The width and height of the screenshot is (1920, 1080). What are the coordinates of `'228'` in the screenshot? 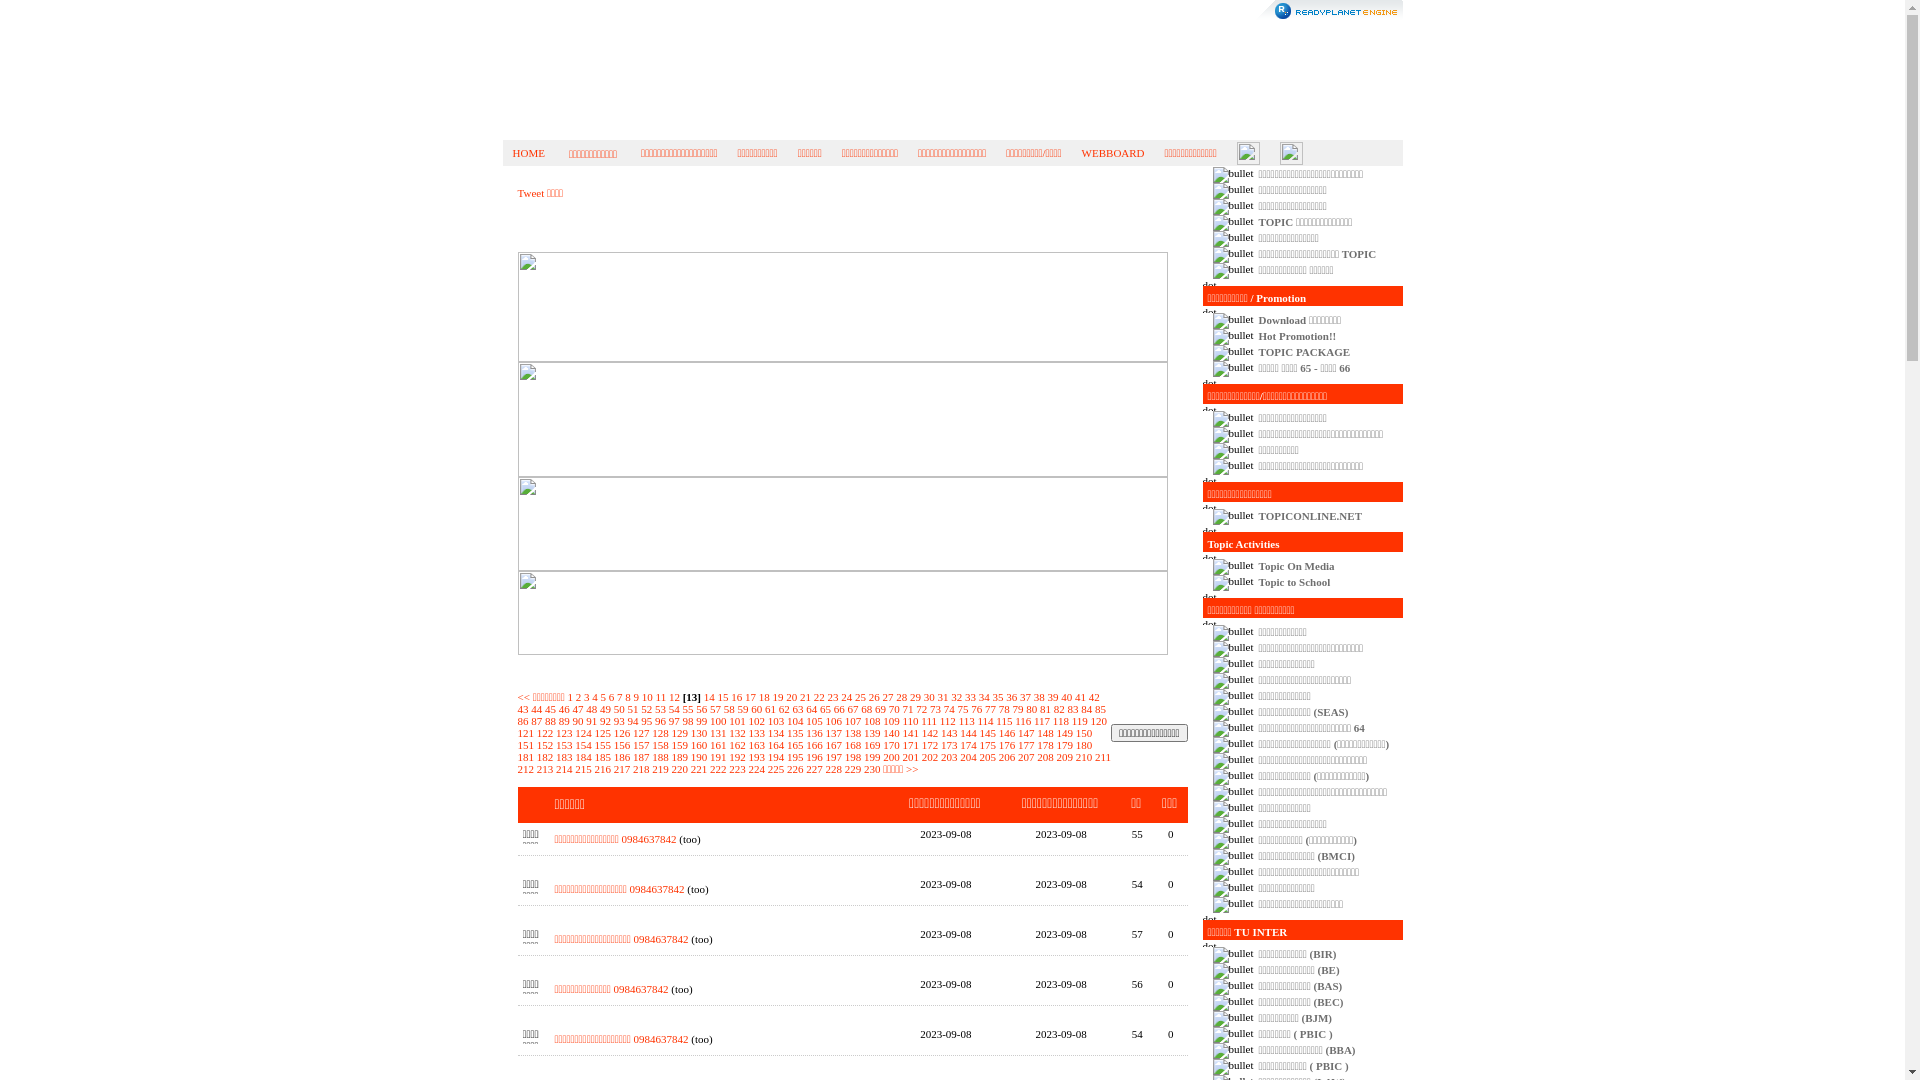 It's located at (834, 767).